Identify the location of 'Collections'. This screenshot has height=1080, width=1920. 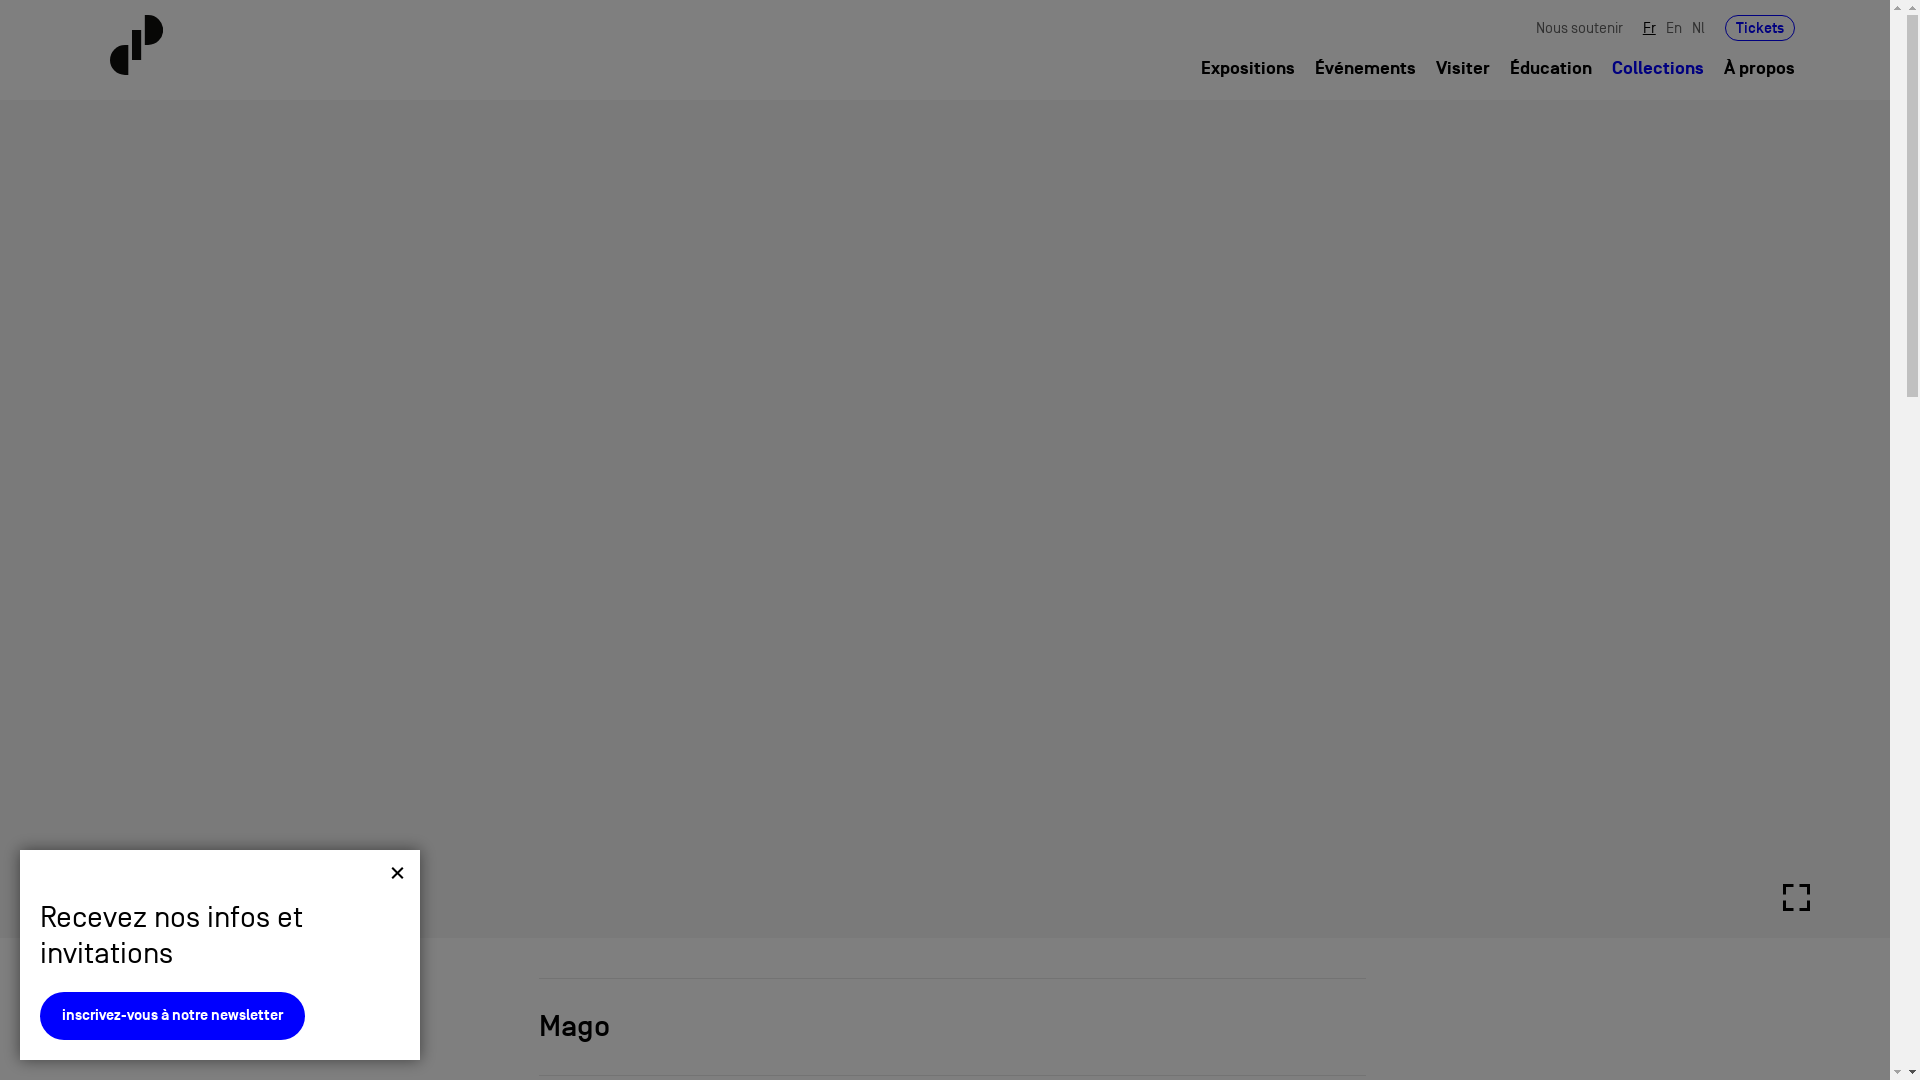
(172, 1029).